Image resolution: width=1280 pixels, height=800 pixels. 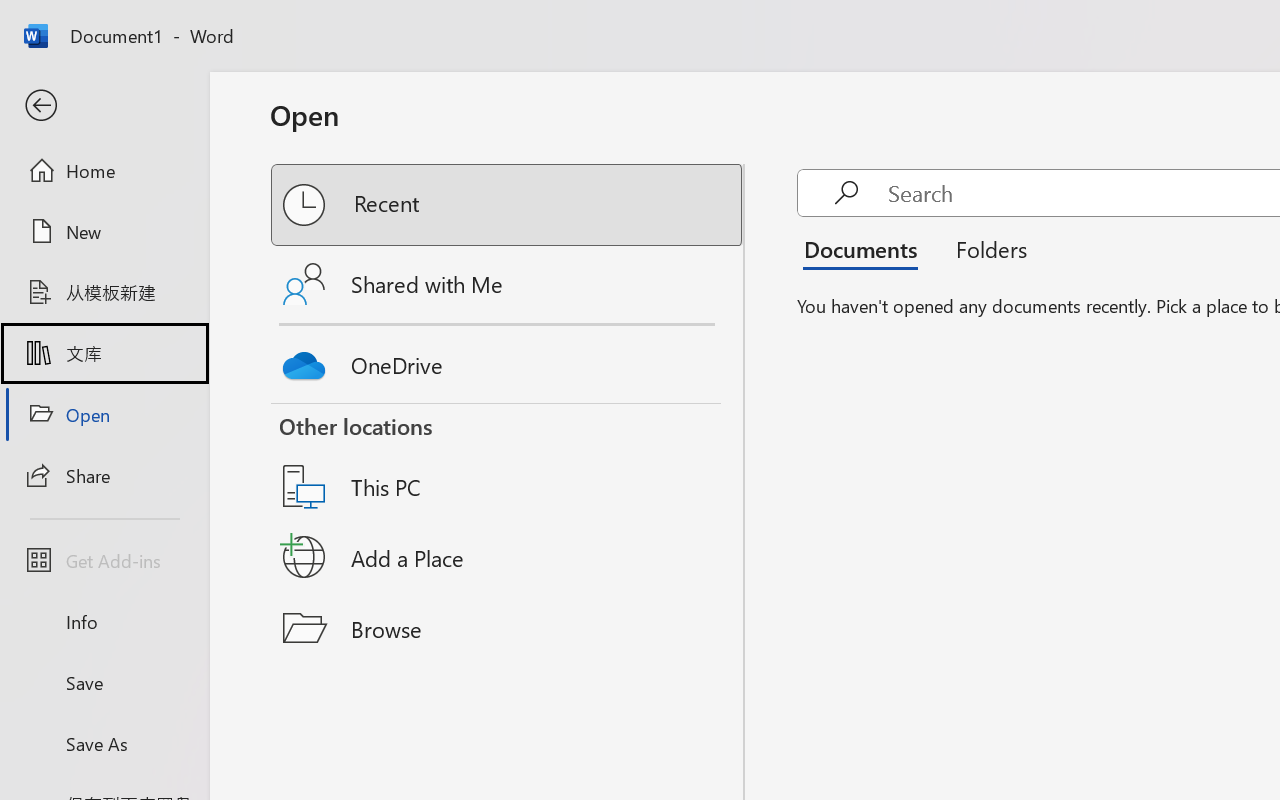 I want to click on 'Shared with Me', so click(x=508, y=284).